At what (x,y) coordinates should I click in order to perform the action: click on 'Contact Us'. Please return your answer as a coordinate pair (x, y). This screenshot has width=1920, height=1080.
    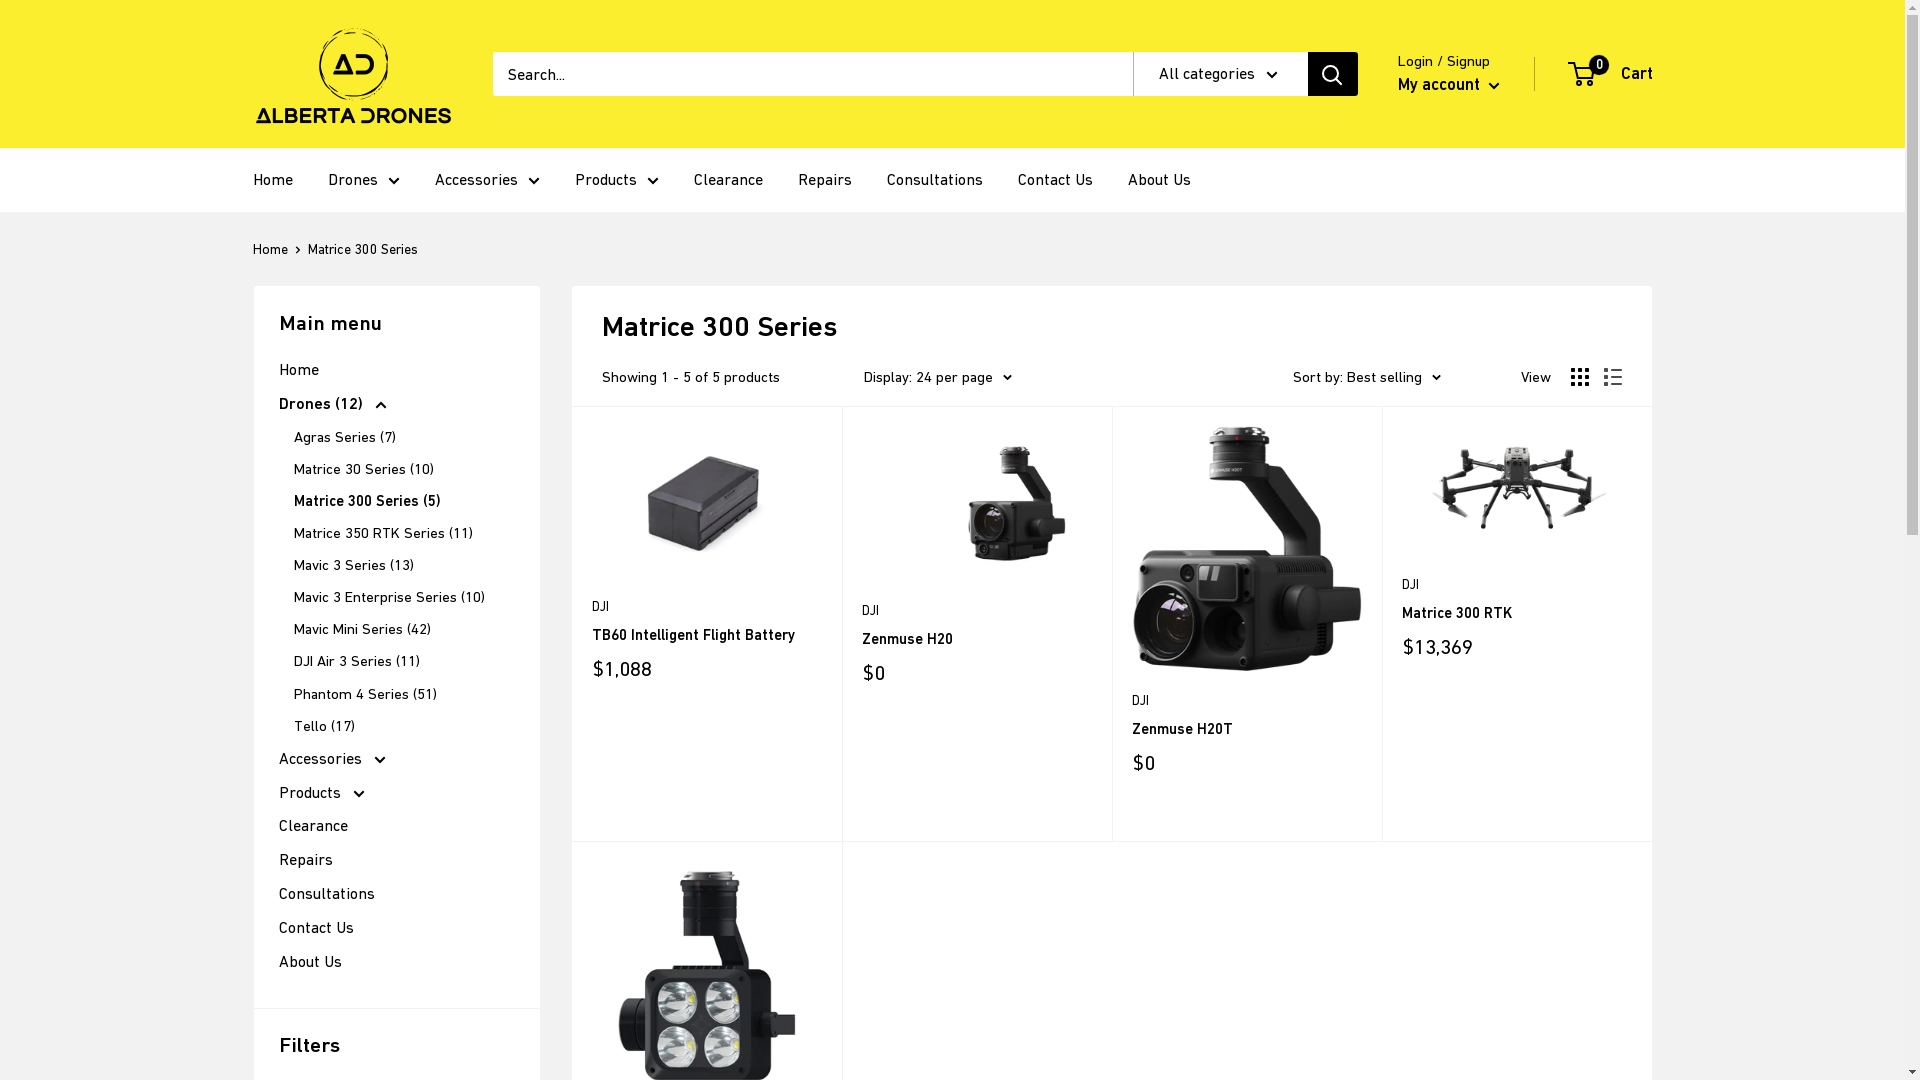
    Looking at the image, I should click on (395, 928).